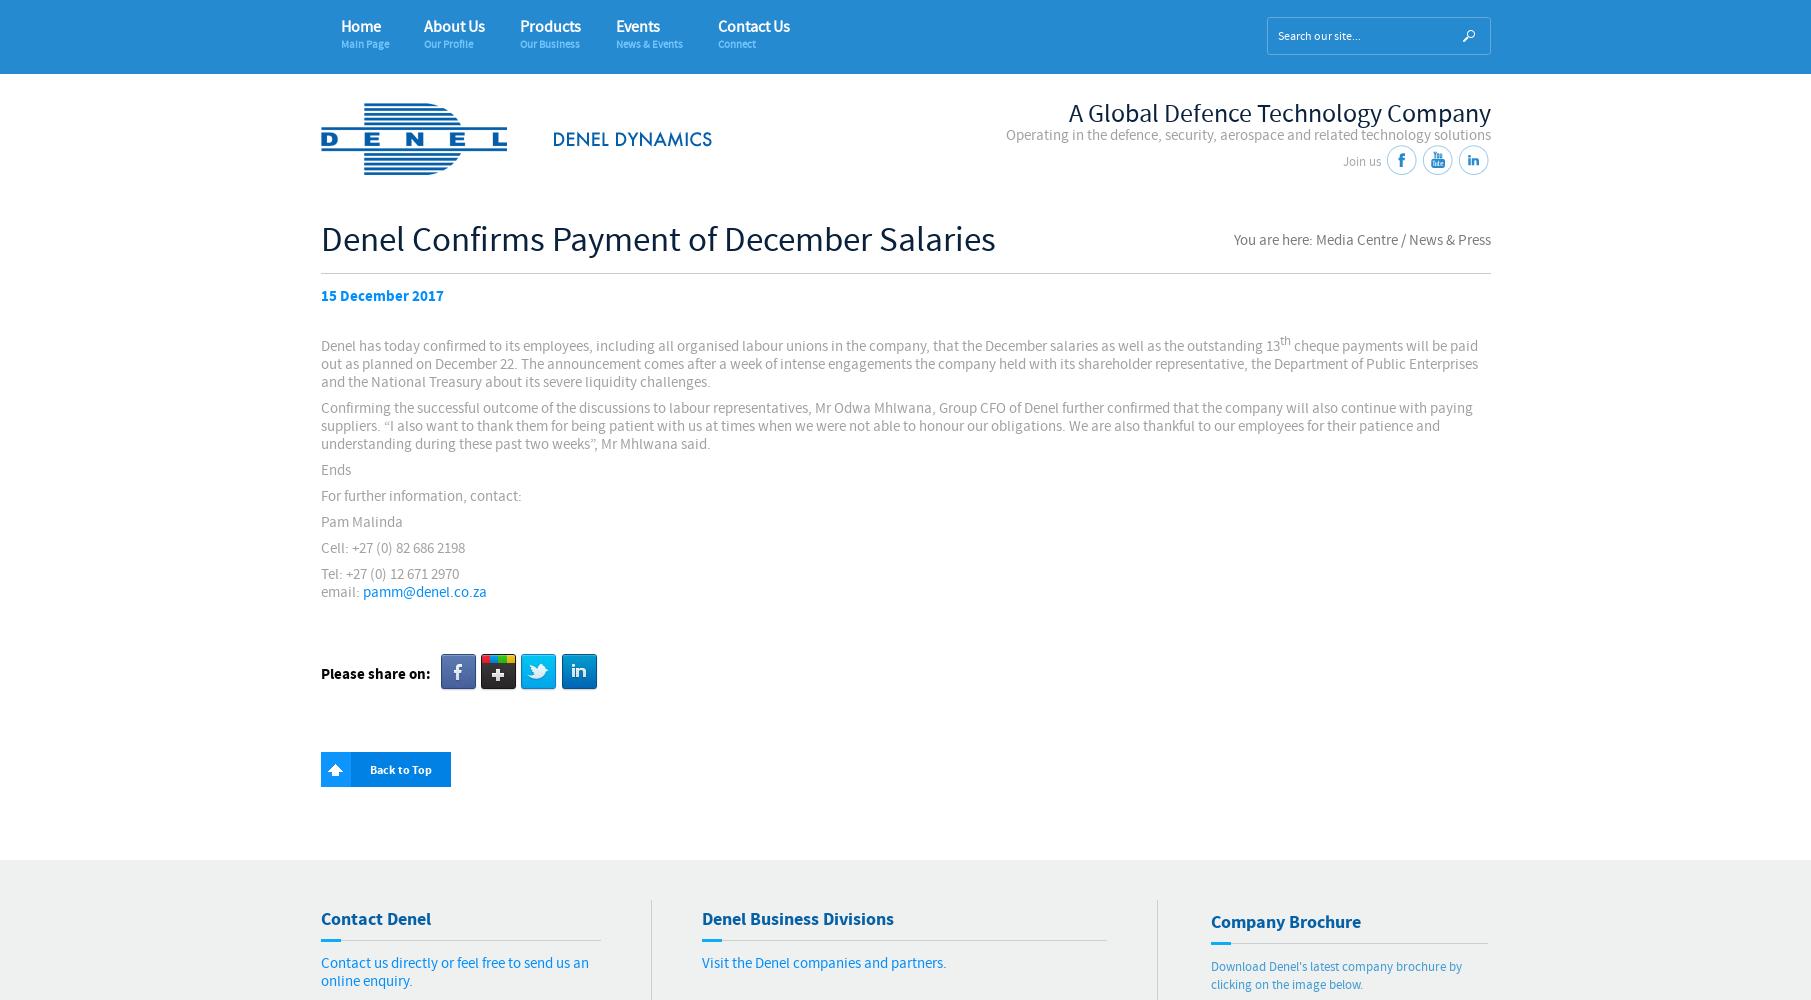 This screenshot has height=1000, width=1811. What do you see at coordinates (319, 345) in the screenshot?
I see `'Denel has today confirmed to its employees, including all organised labour unions in the company, that the December salaries as well as the outstanding 13'` at bounding box center [319, 345].